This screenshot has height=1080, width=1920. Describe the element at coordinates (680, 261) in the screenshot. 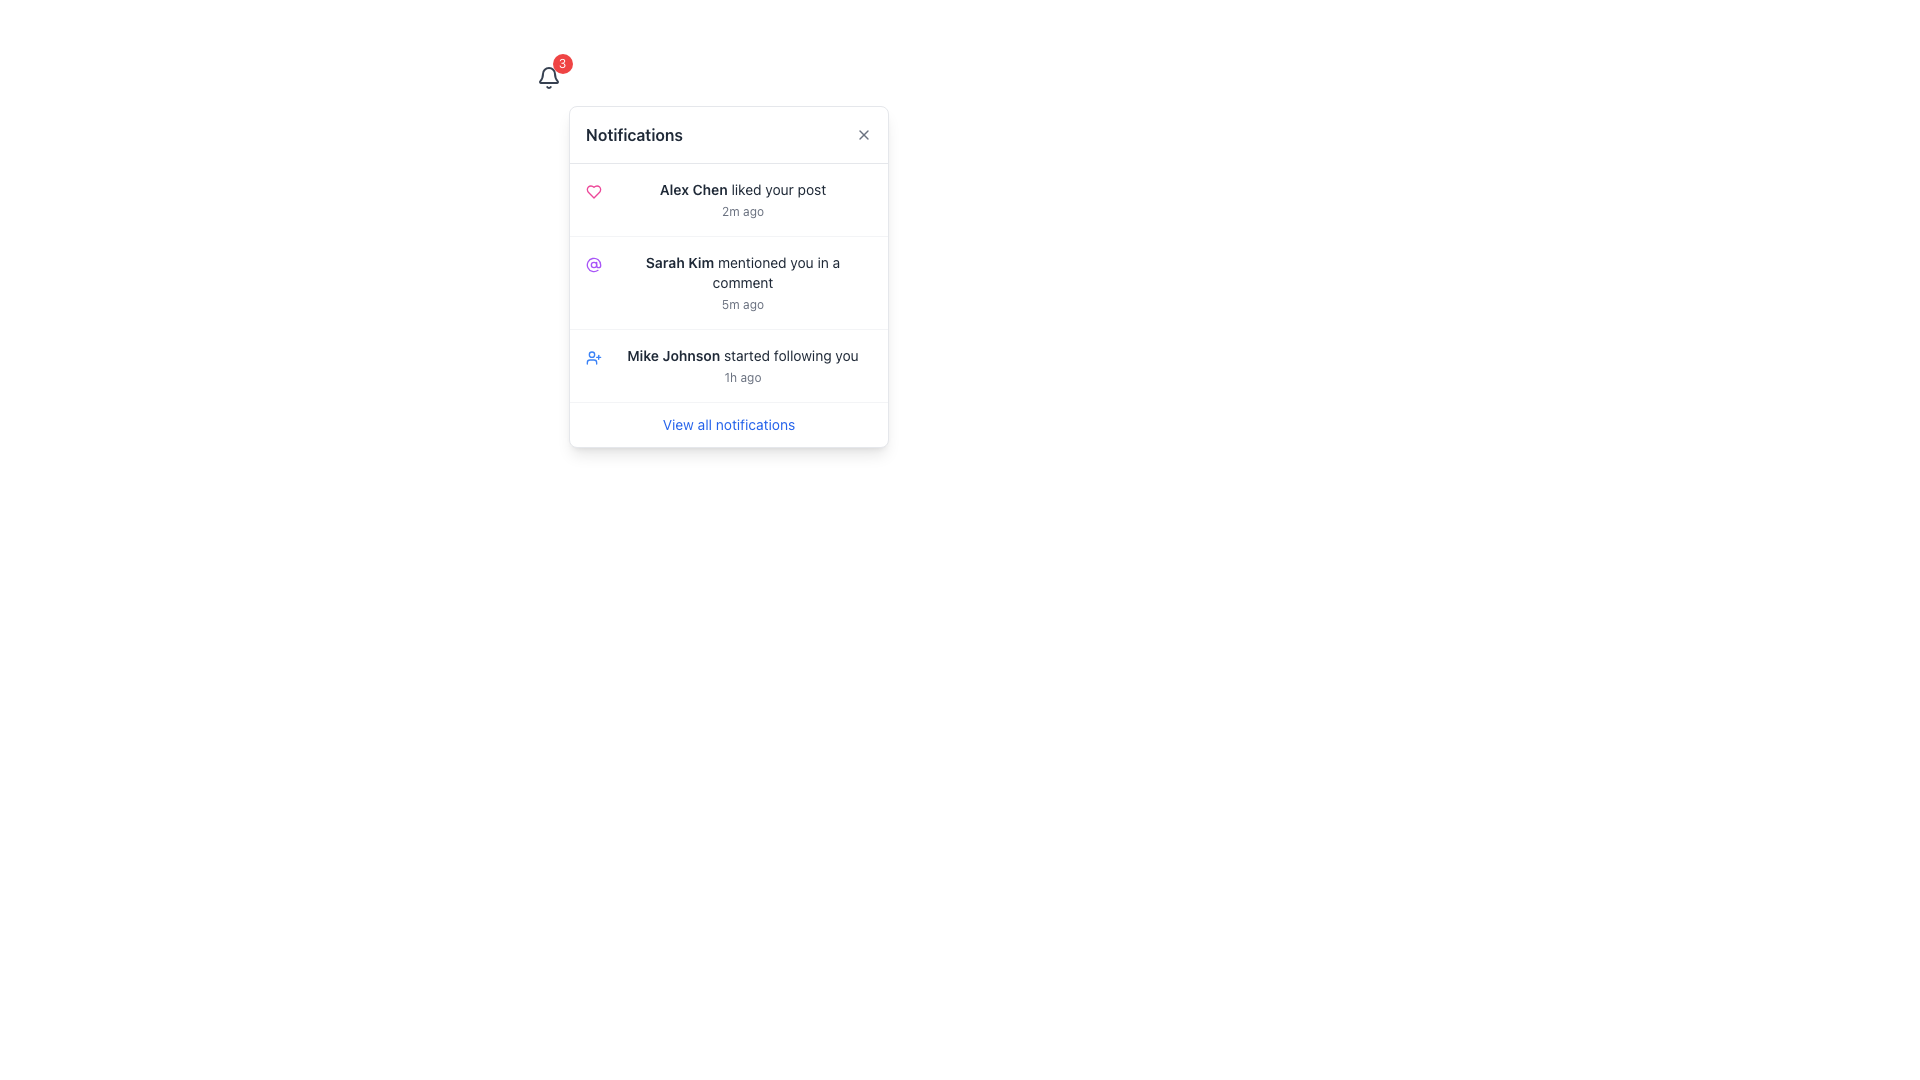

I see `text content of the user name label located in the second notification item, positioned to the right of the '@' symbol icon` at that location.